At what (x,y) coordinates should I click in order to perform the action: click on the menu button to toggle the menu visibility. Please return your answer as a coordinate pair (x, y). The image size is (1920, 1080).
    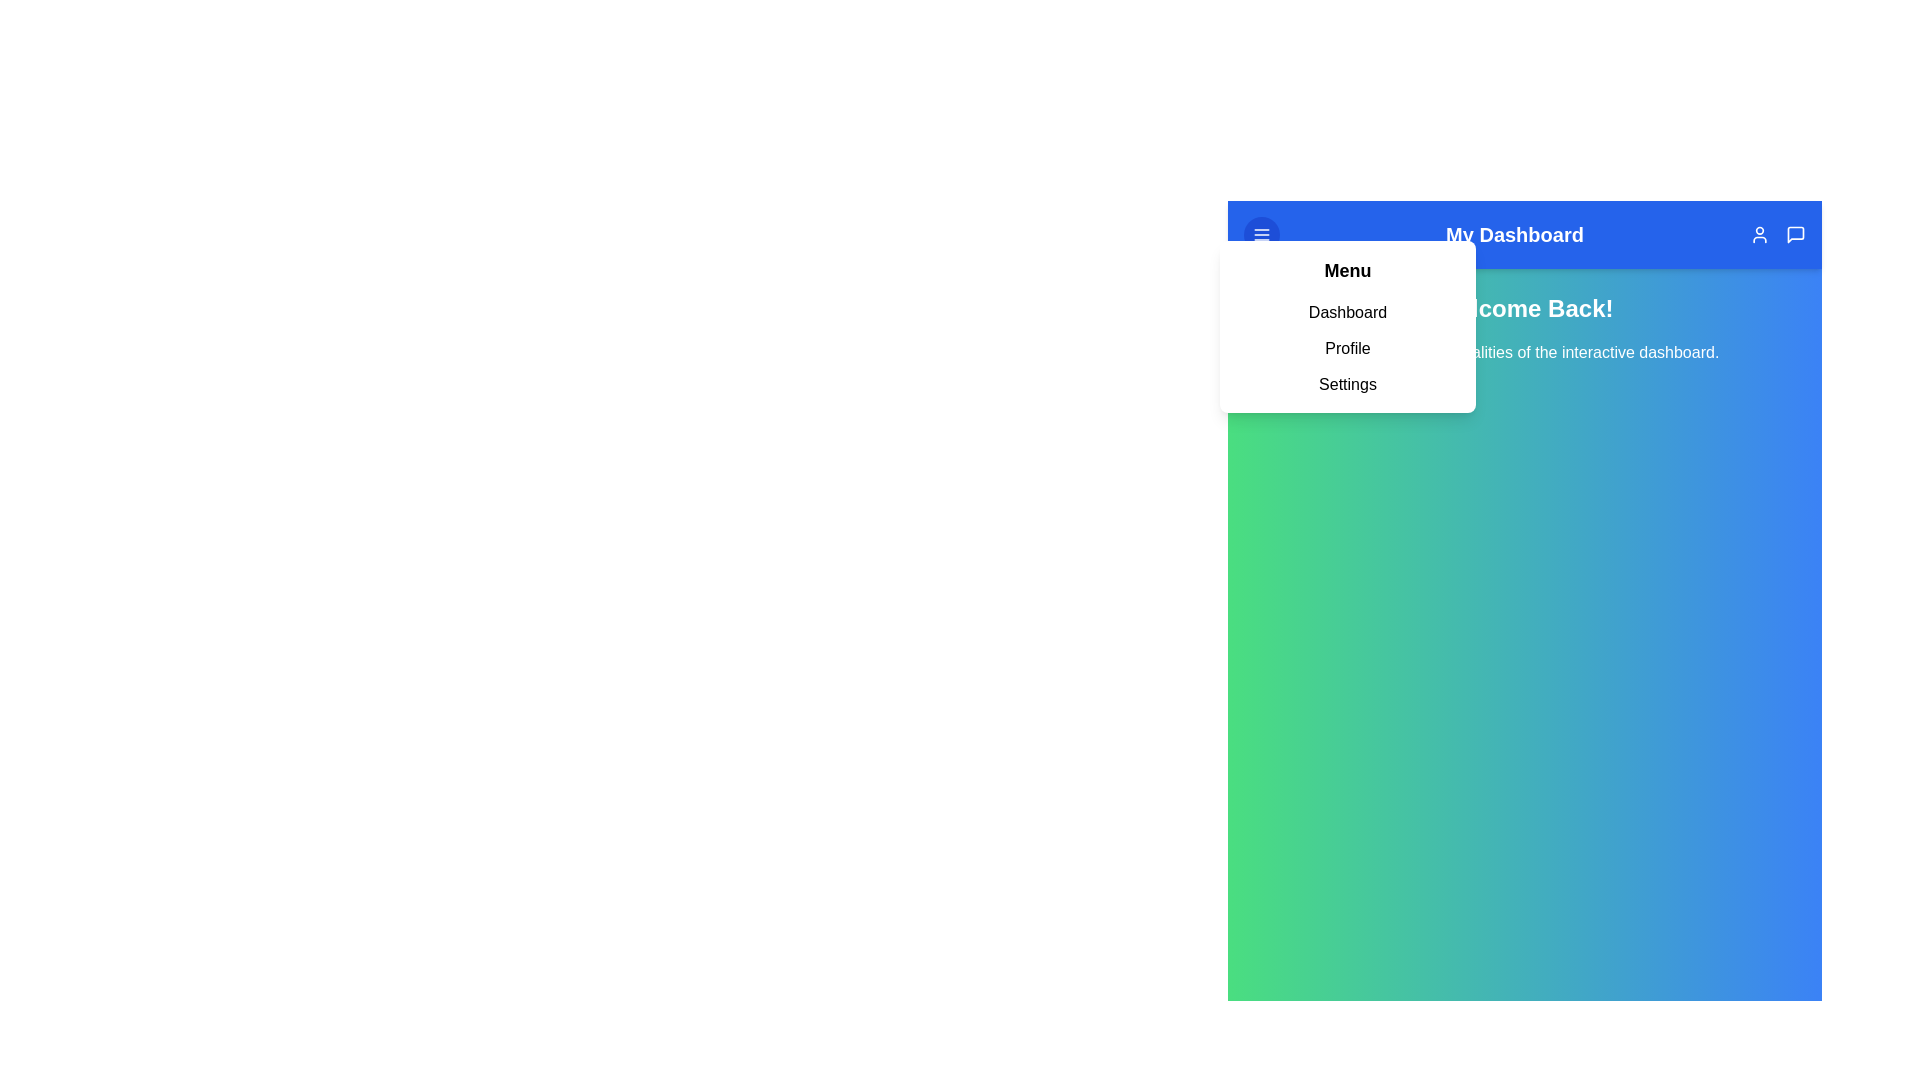
    Looking at the image, I should click on (1261, 234).